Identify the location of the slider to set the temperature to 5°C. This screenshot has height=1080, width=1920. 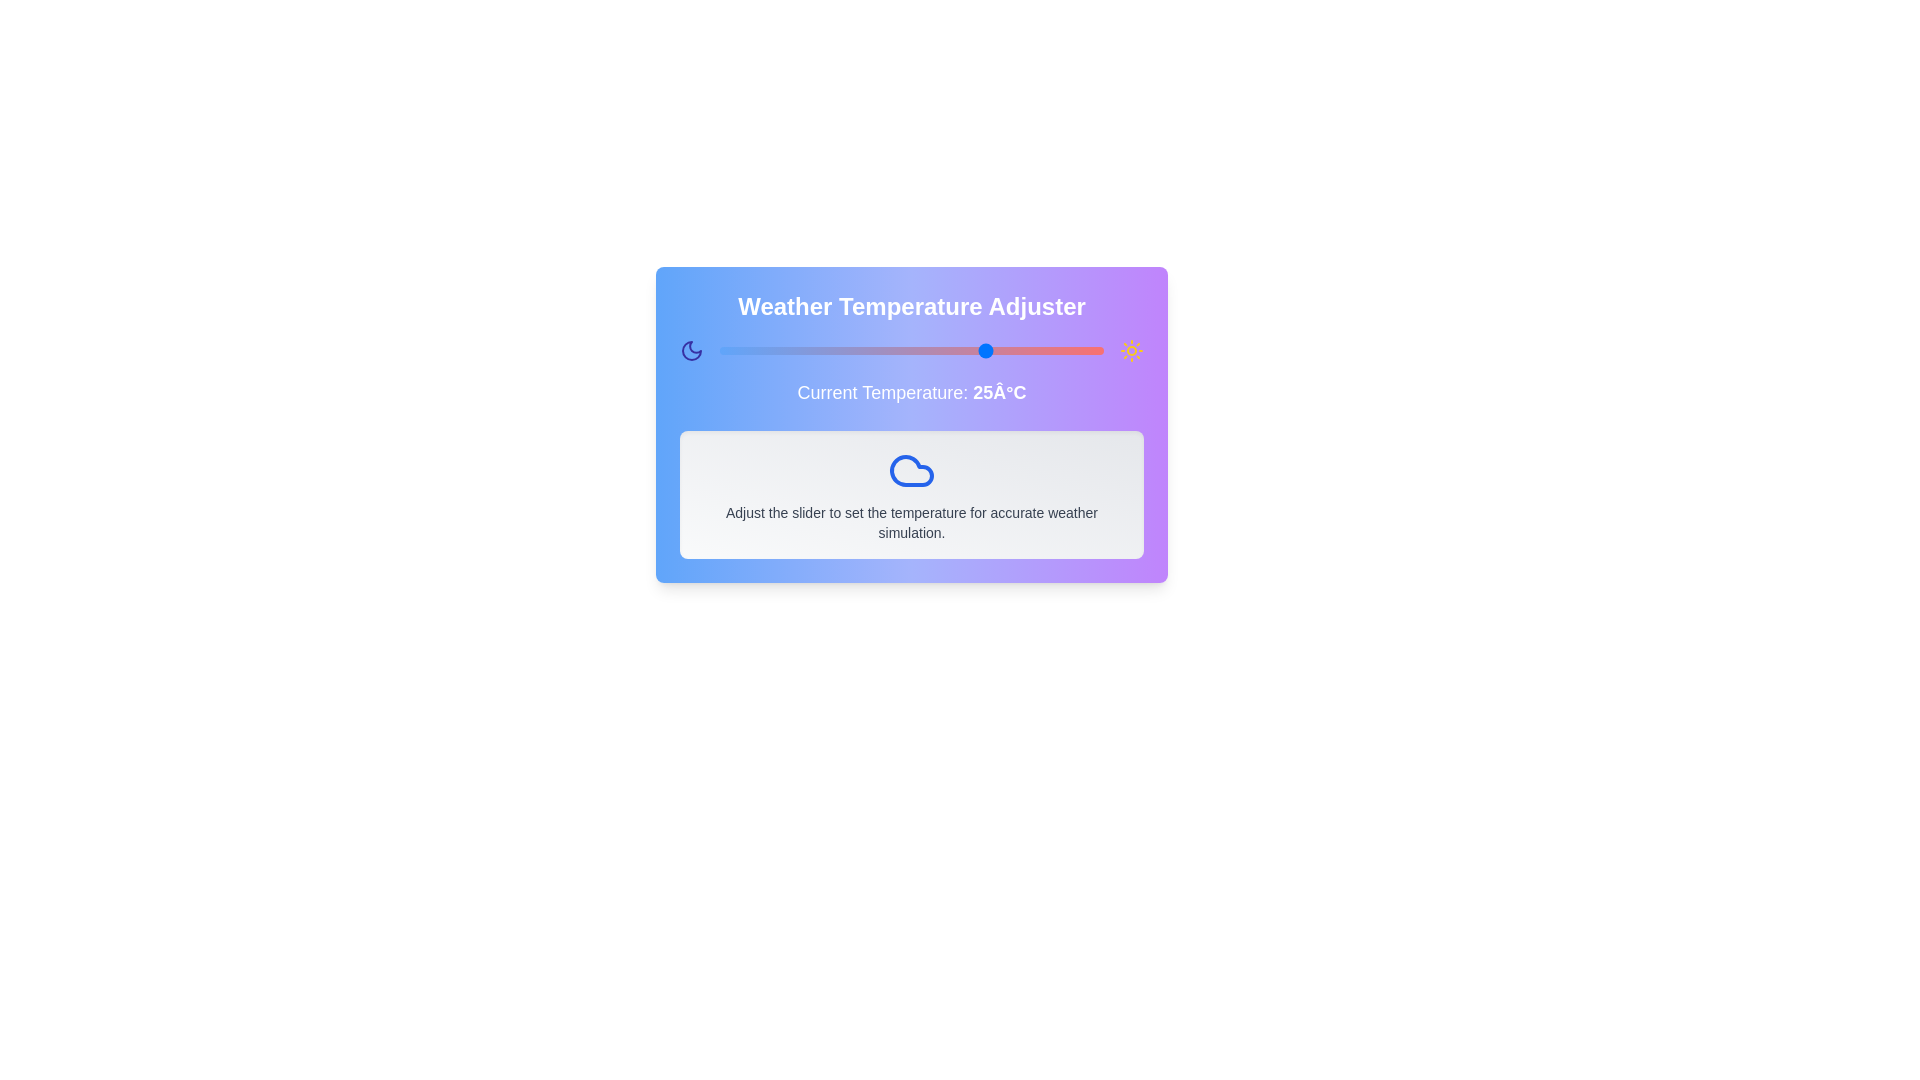
(835, 350).